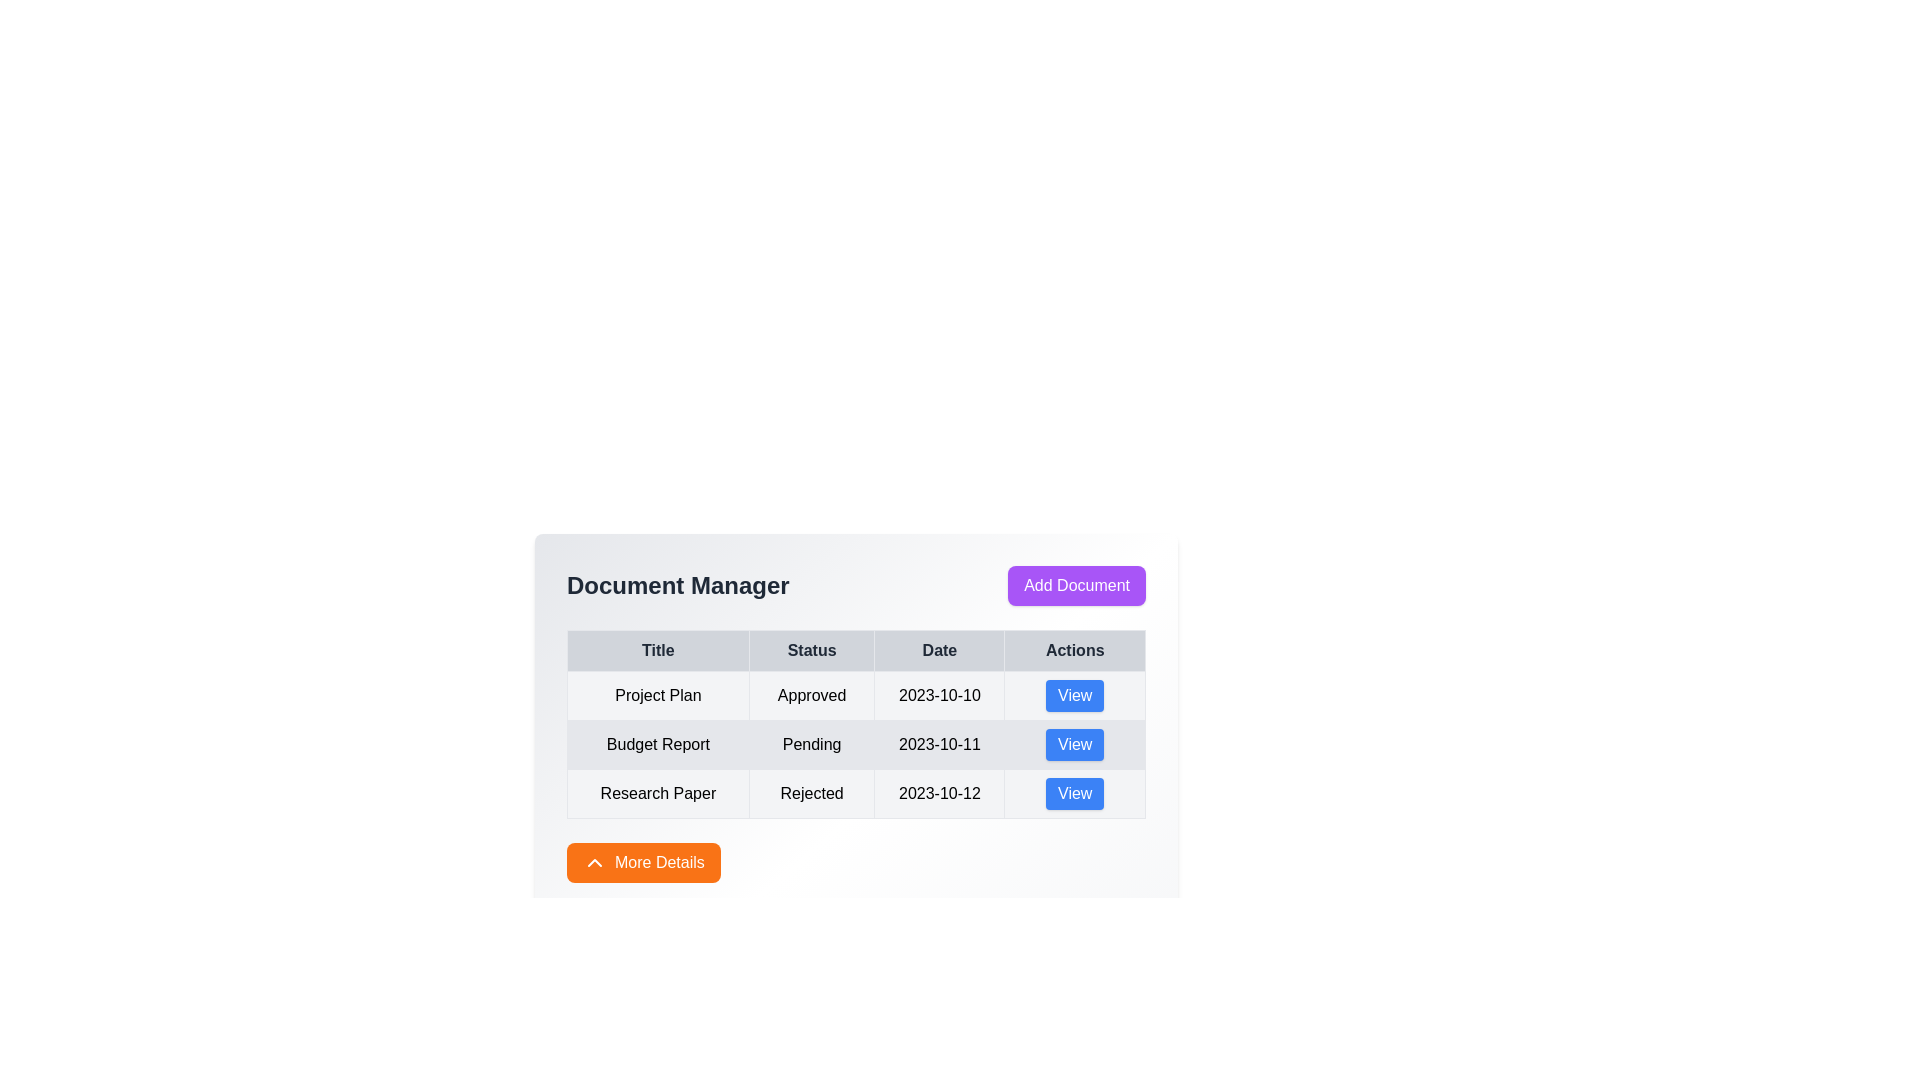 Image resolution: width=1920 pixels, height=1080 pixels. I want to click on the text label indicating the title of the associated document for 'Budget Report' in the 'Title' column, so click(658, 744).